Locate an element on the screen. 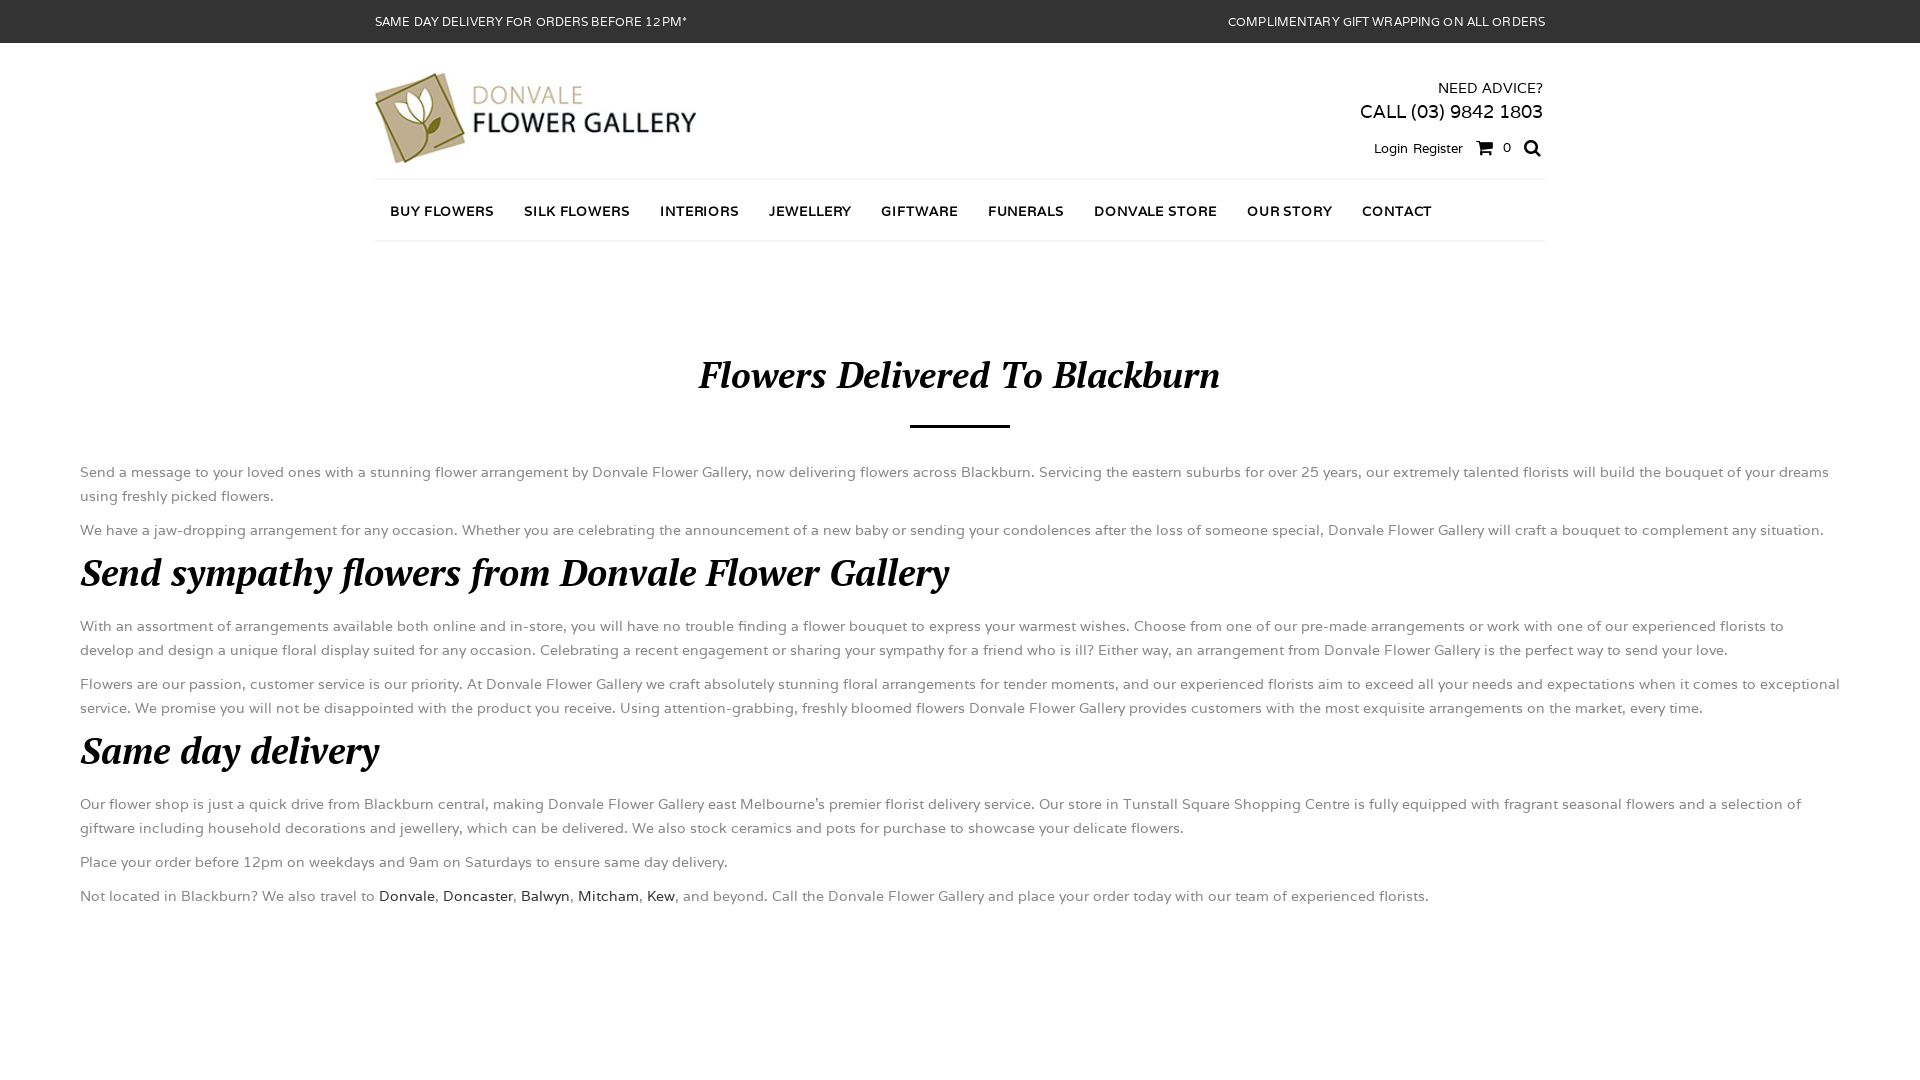  'DONVALE STORE' is located at coordinates (1078, 211).